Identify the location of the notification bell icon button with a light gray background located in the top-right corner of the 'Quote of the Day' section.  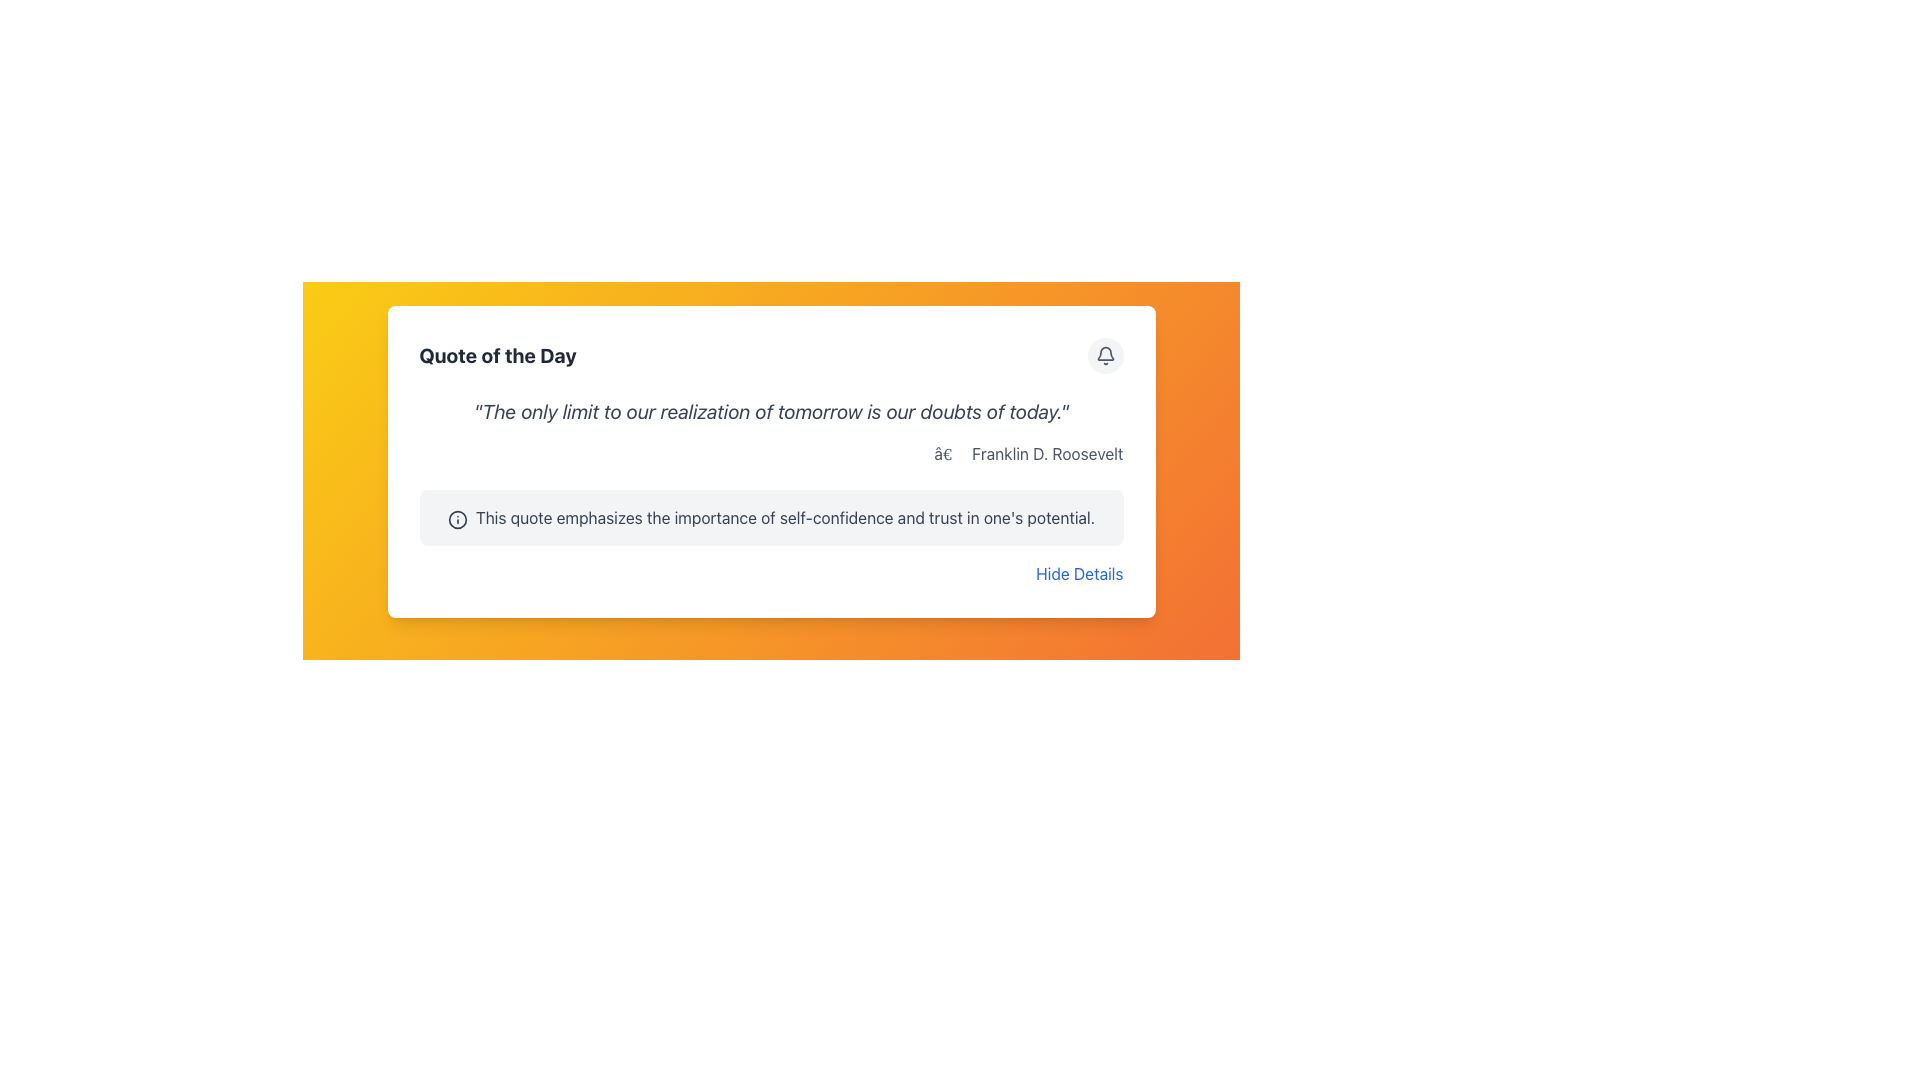
(1104, 354).